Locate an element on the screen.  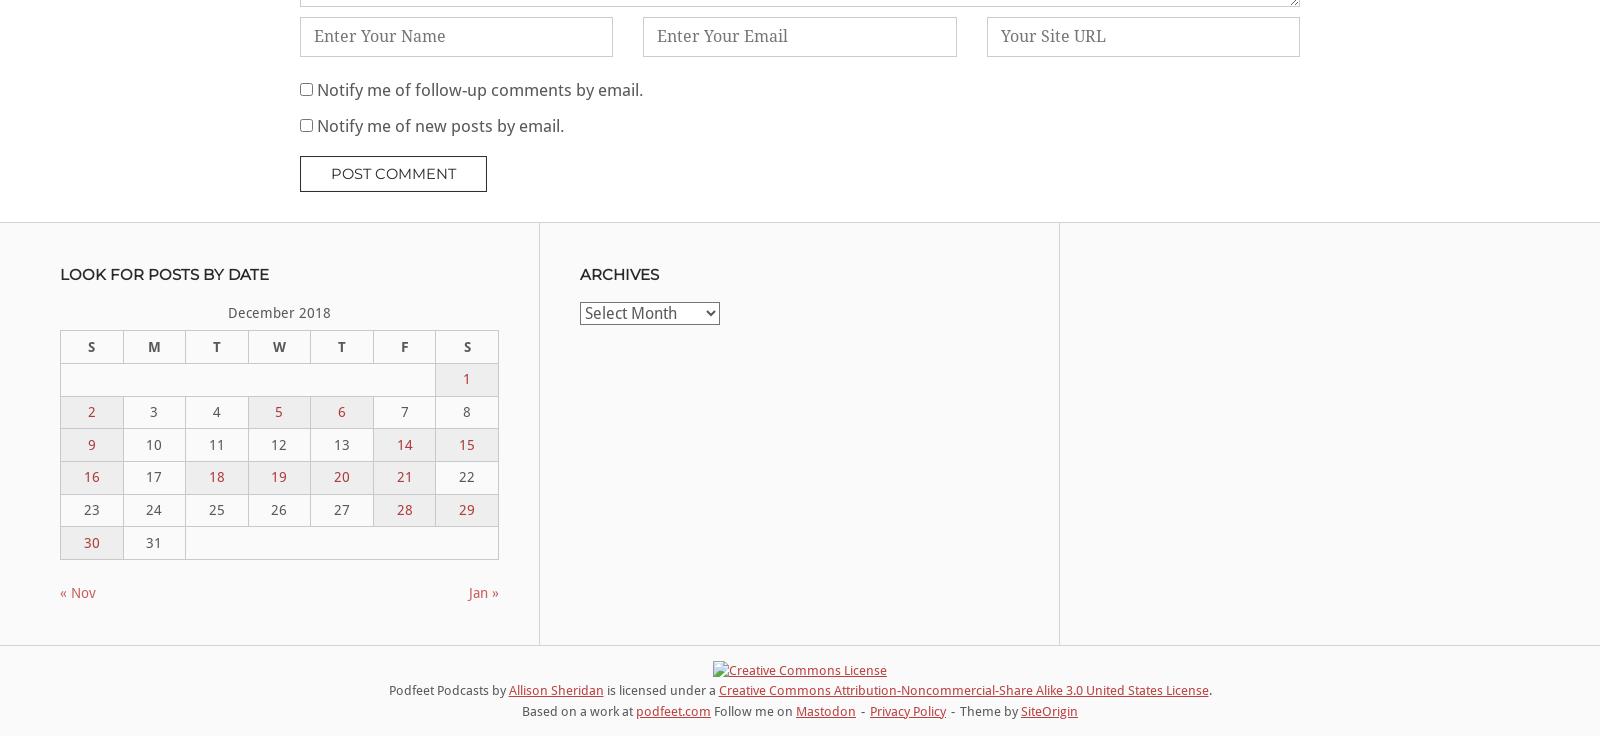
'22' is located at coordinates (458, 476).